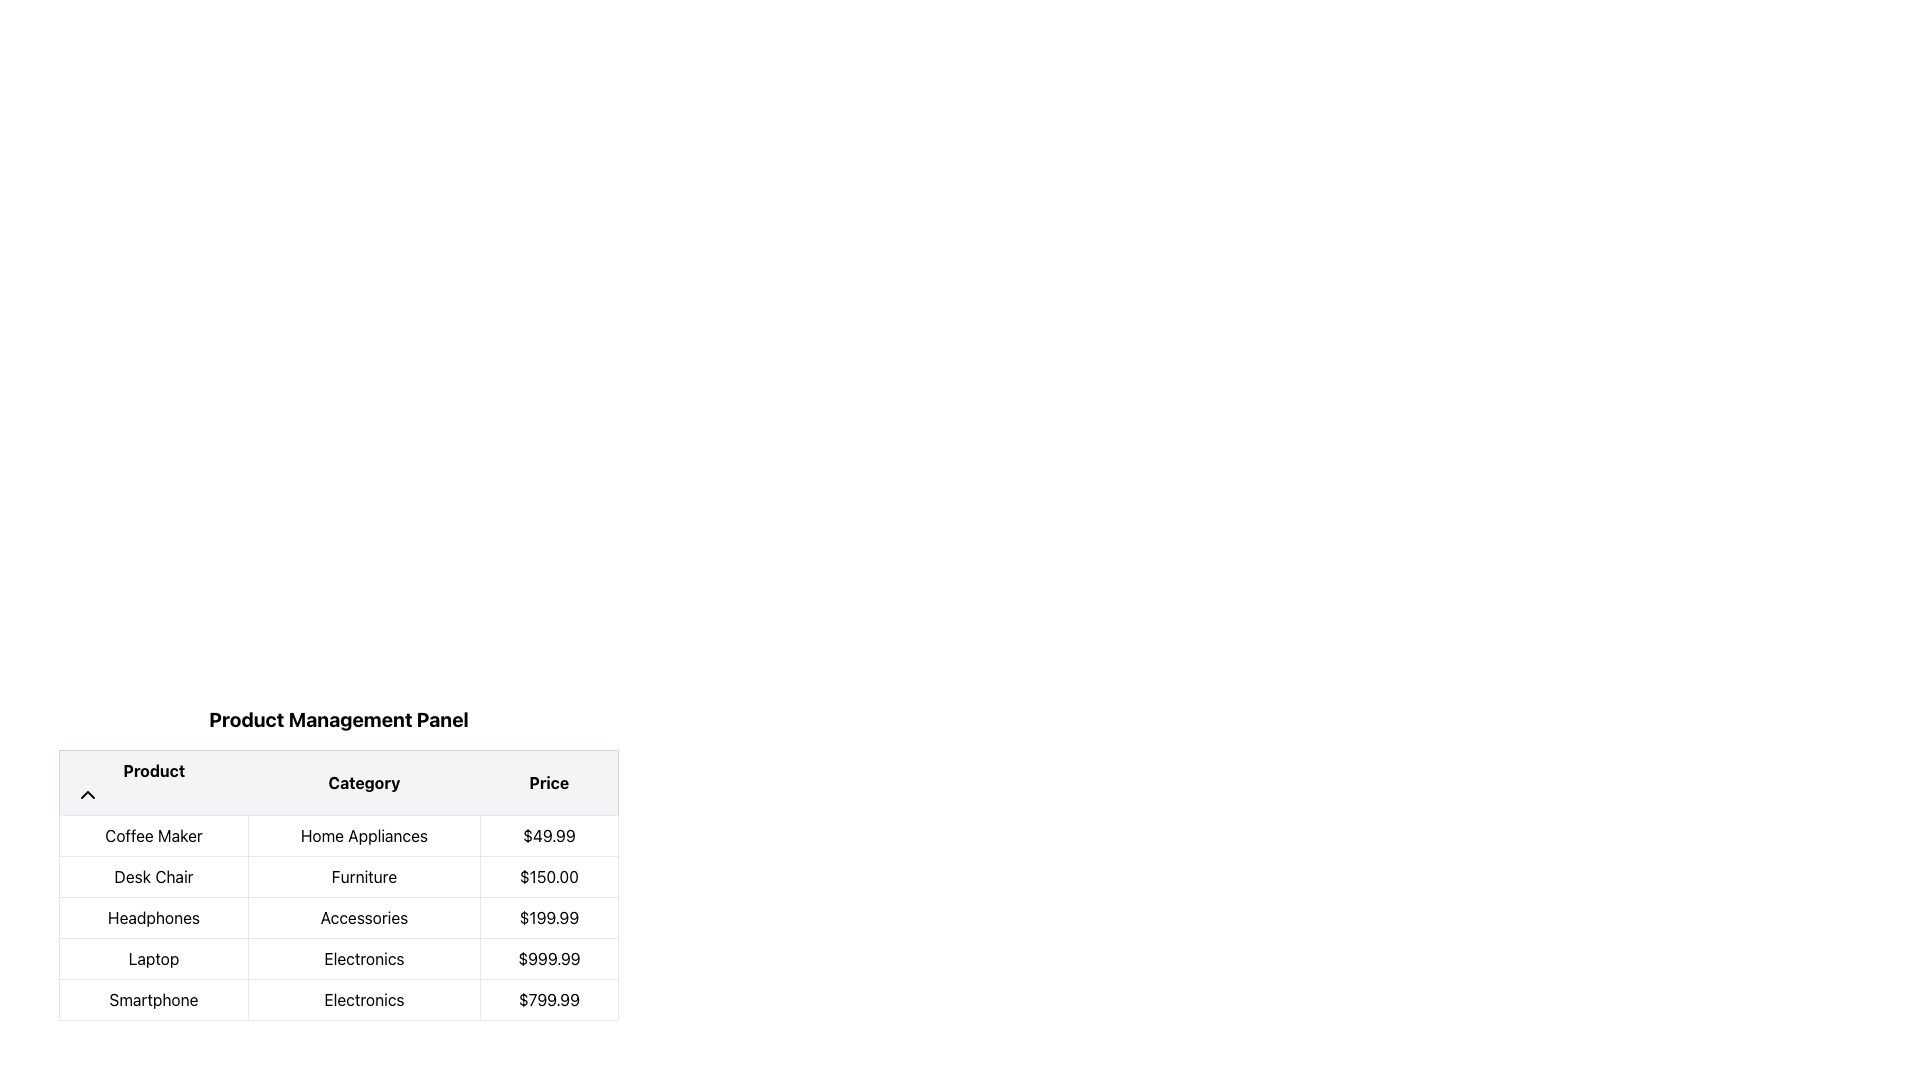 The height and width of the screenshot is (1080, 1920). Describe the element at coordinates (339, 862) in the screenshot. I see `the table cell entry for 'Furniture' located in the second row under the 'Category' column in the 'Product Management Panel'` at that location.